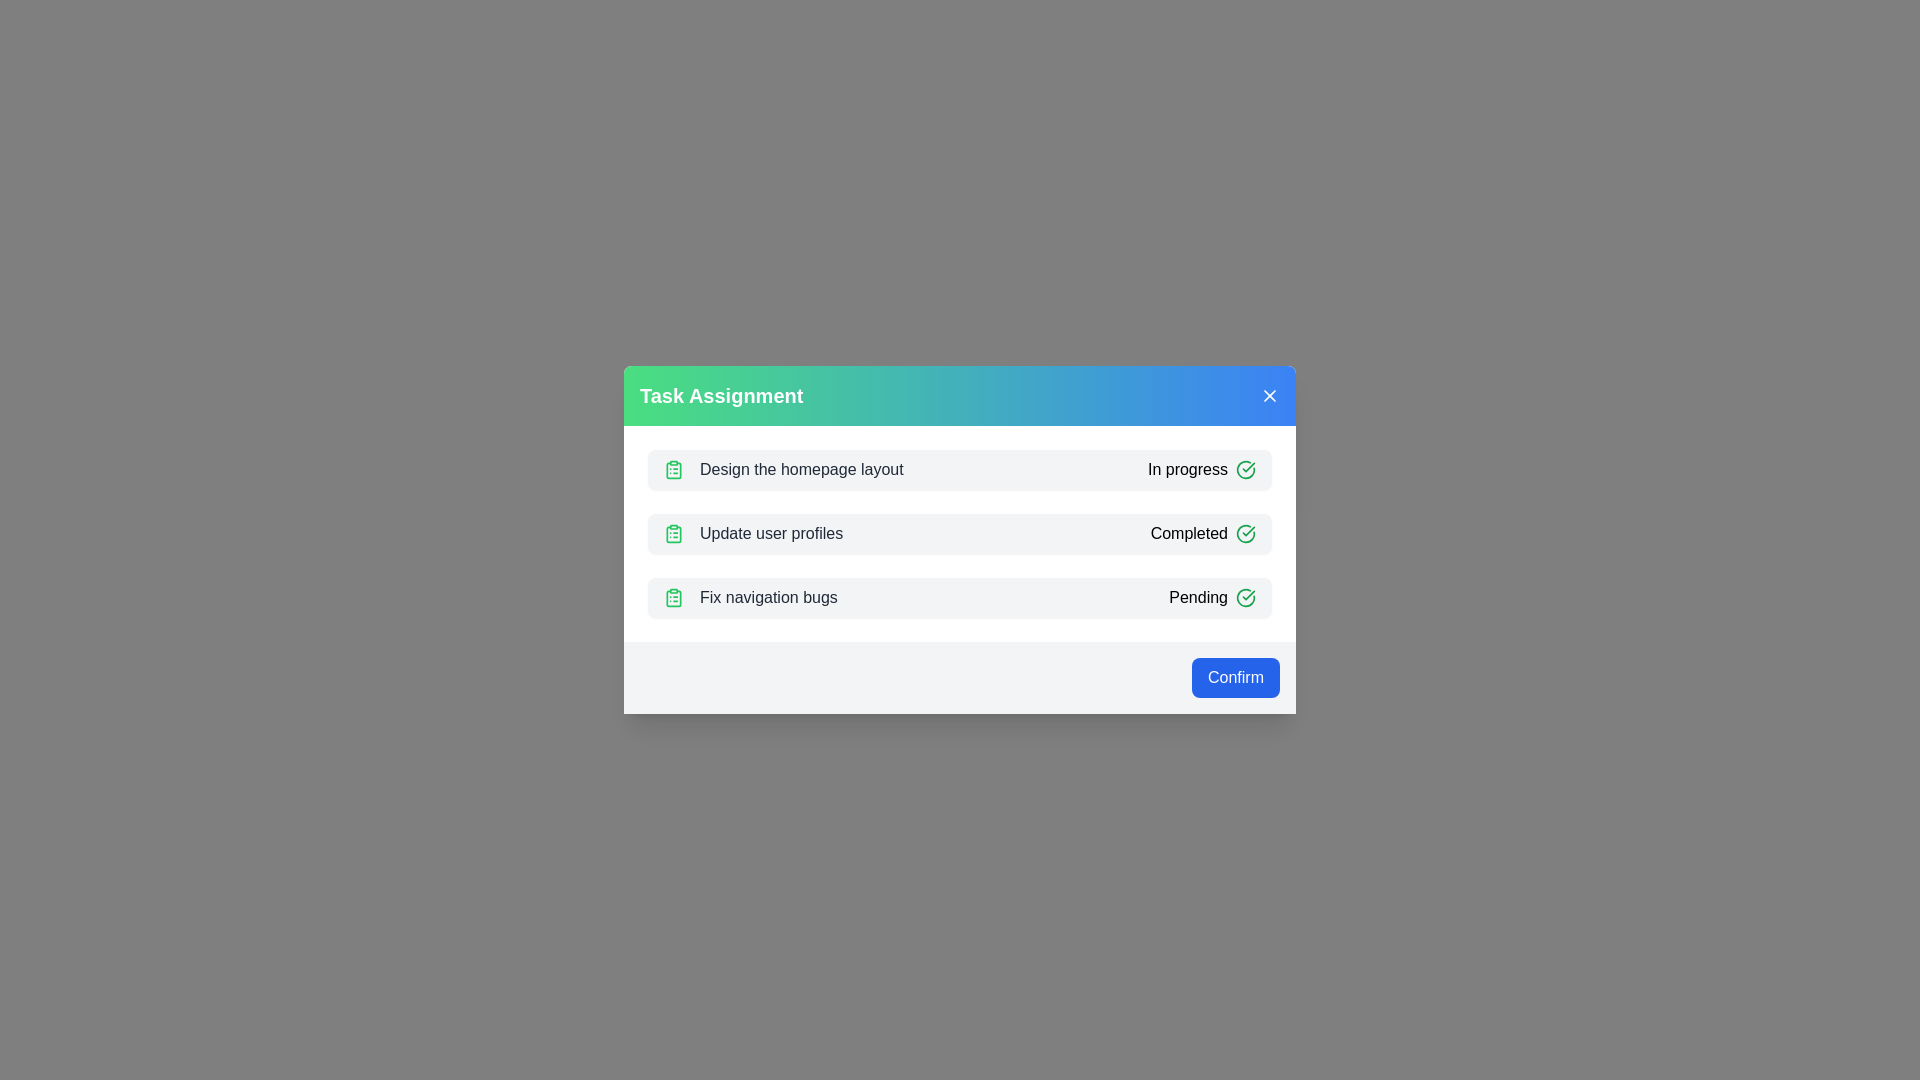 The image size is (1920, 1080). What do you see at coordinates (752, 532) in the screenshot?
I see `the text label stating 'Update user profiles' with the green clipboard icon to its left` at bounding box center [752, 532].